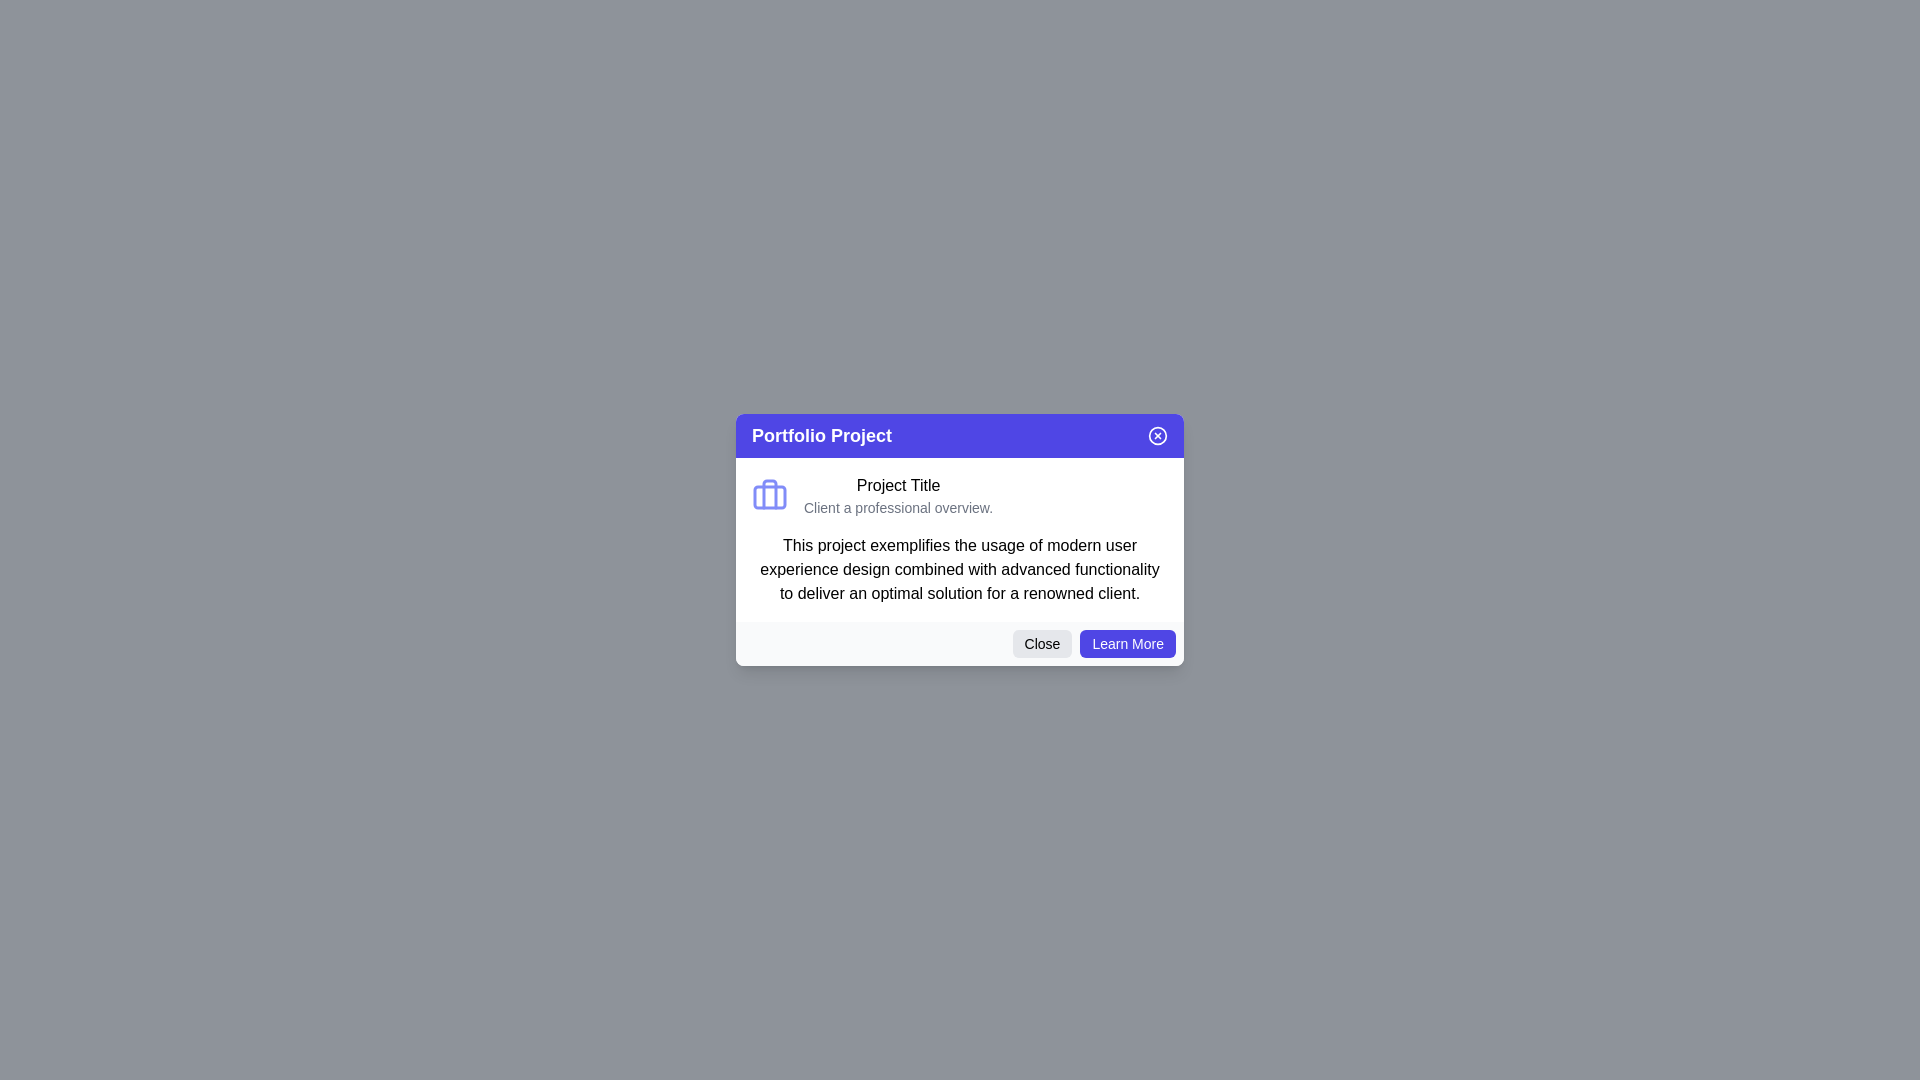 The image size is (1920, 1080). What do you see at coordinates (1157, 434) in the screenshot?
I see `the circular close button located in the top-right corner of the modal dialog, which features a decorative graphical 'X' icon` at bounding box center [1157, 434].